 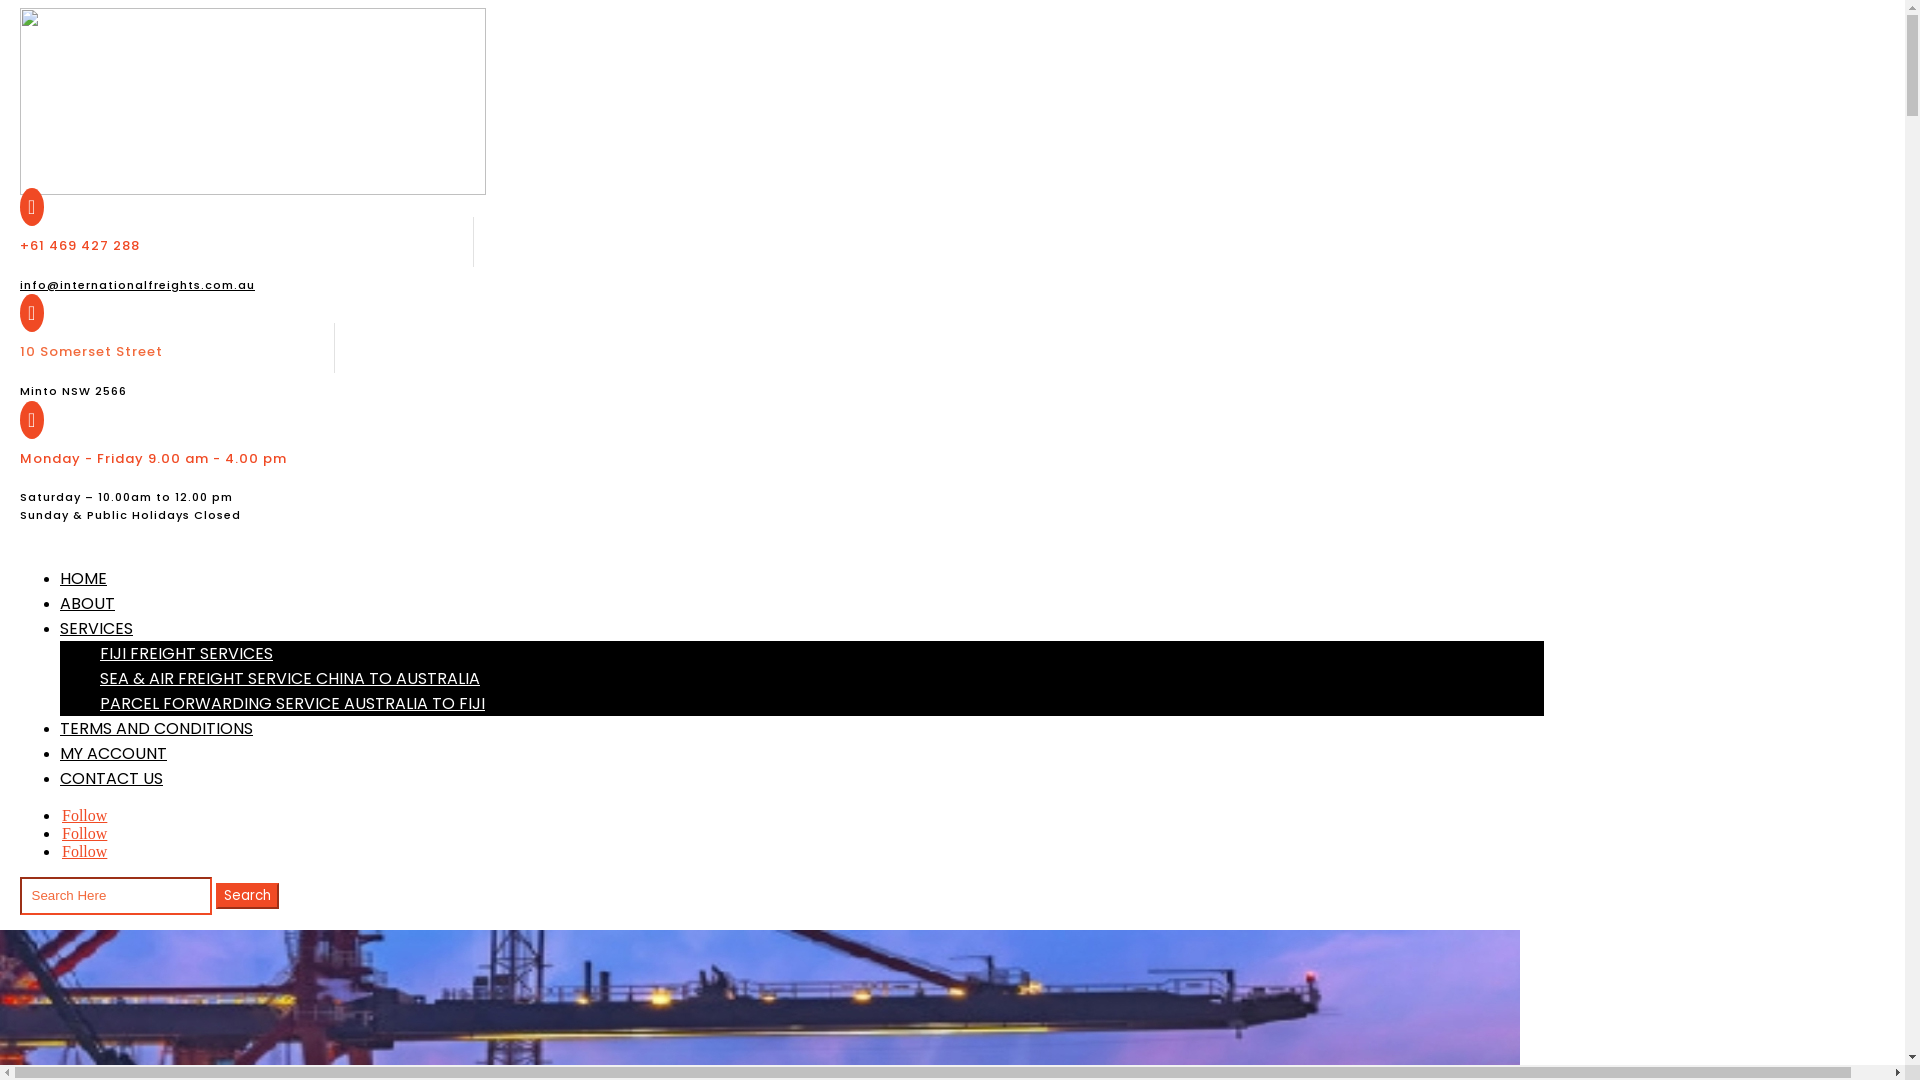 What do you see at coordinates (82, 578) in the screenshot?
I see `'HOME'` at bounding box center [82, 578].